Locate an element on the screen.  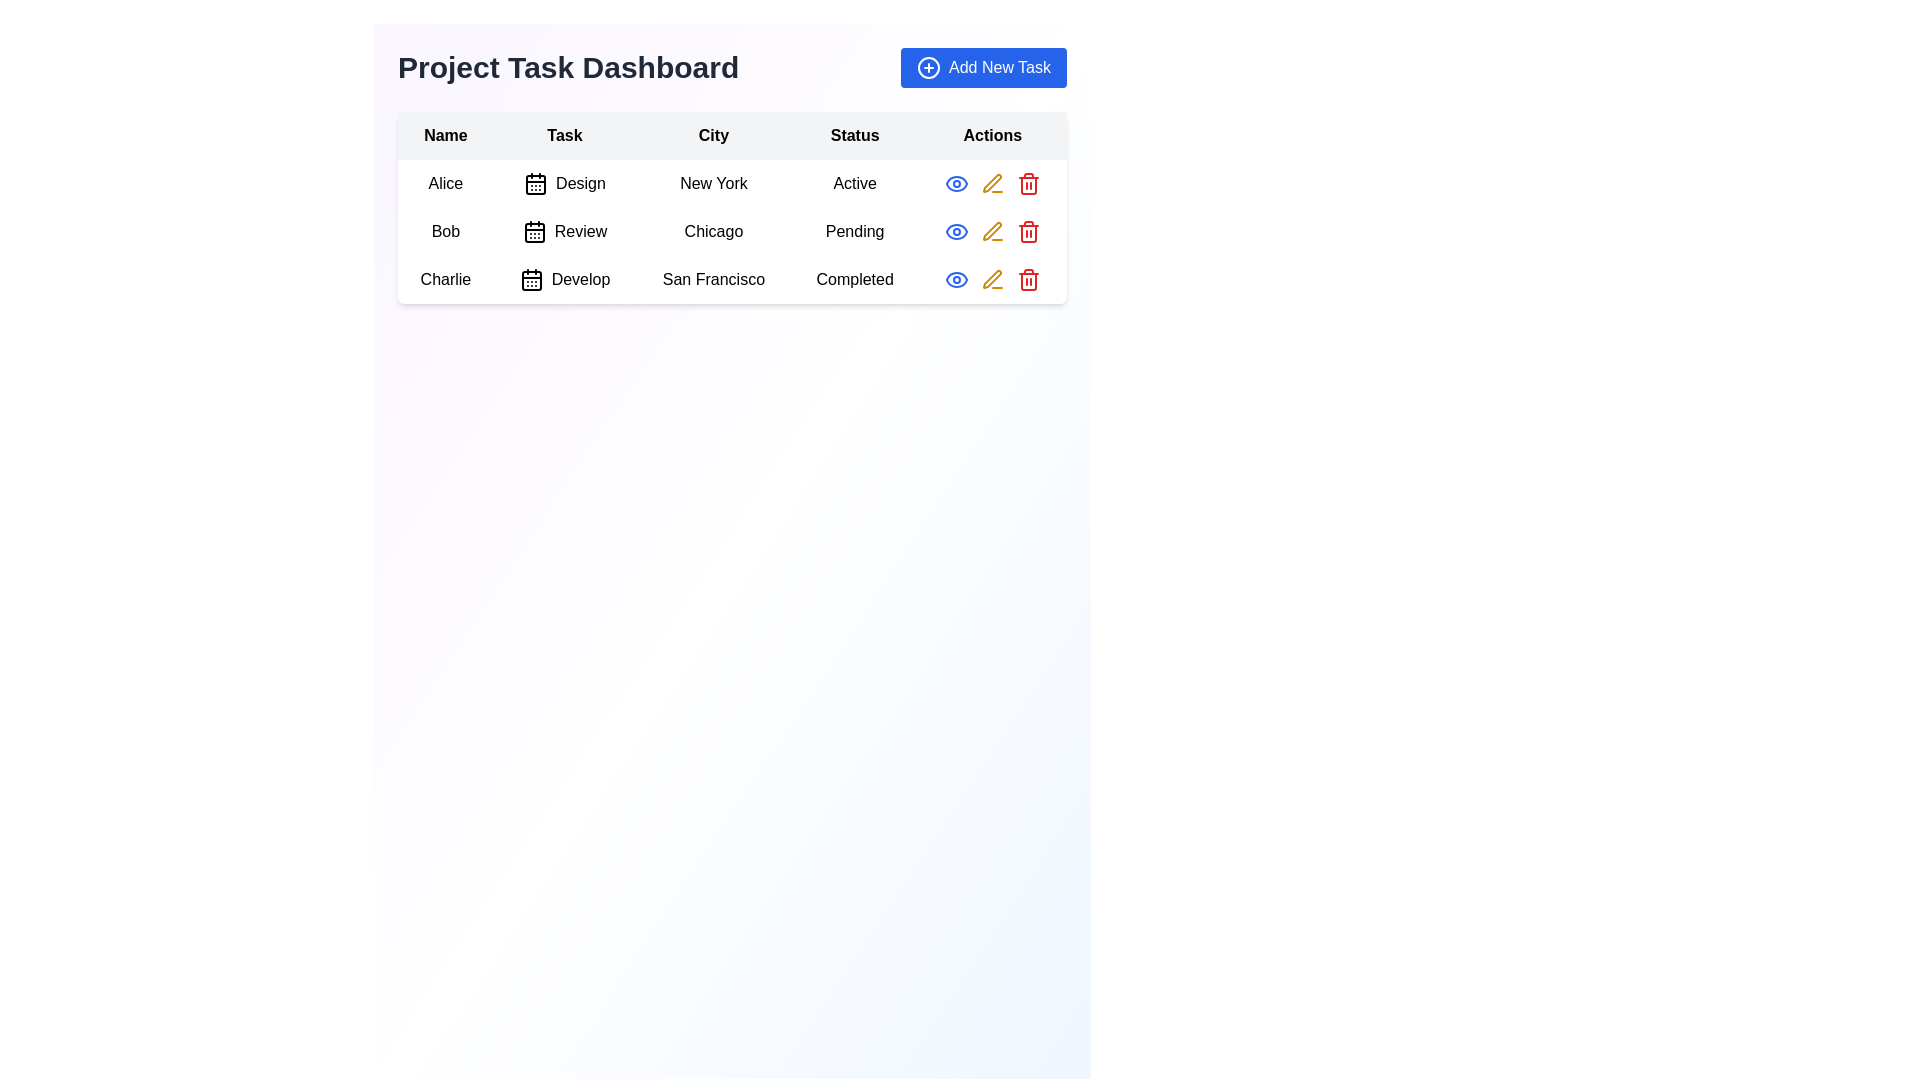
text label indicating the current status of the task assigned to 'Bob', which is labeled as 'Pending' is located at coordinates (855, 230).